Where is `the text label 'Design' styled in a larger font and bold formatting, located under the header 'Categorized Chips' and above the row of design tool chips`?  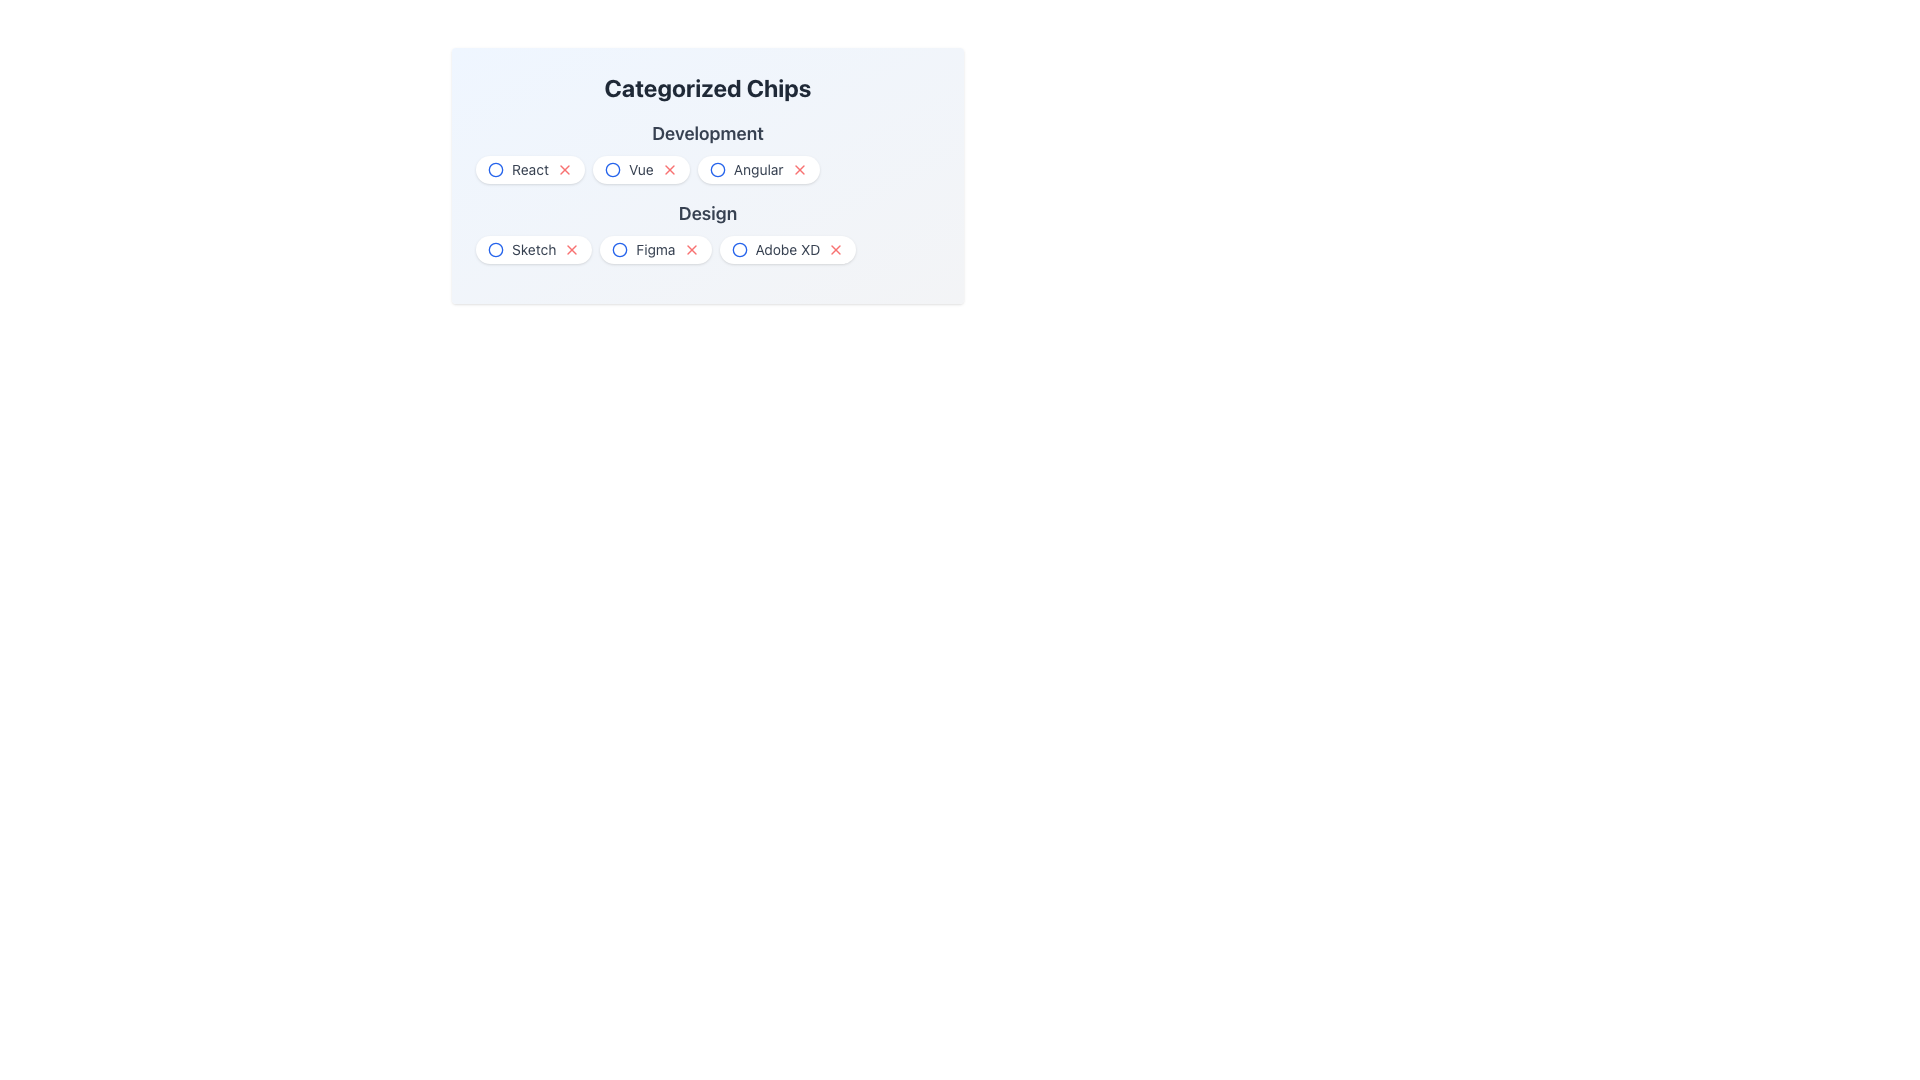 the text label 'Design' styled in a larger font and bold formatting, located under the header 'Categorized Chips' and above the row of design tool chips is located at coordinates (708, 213).